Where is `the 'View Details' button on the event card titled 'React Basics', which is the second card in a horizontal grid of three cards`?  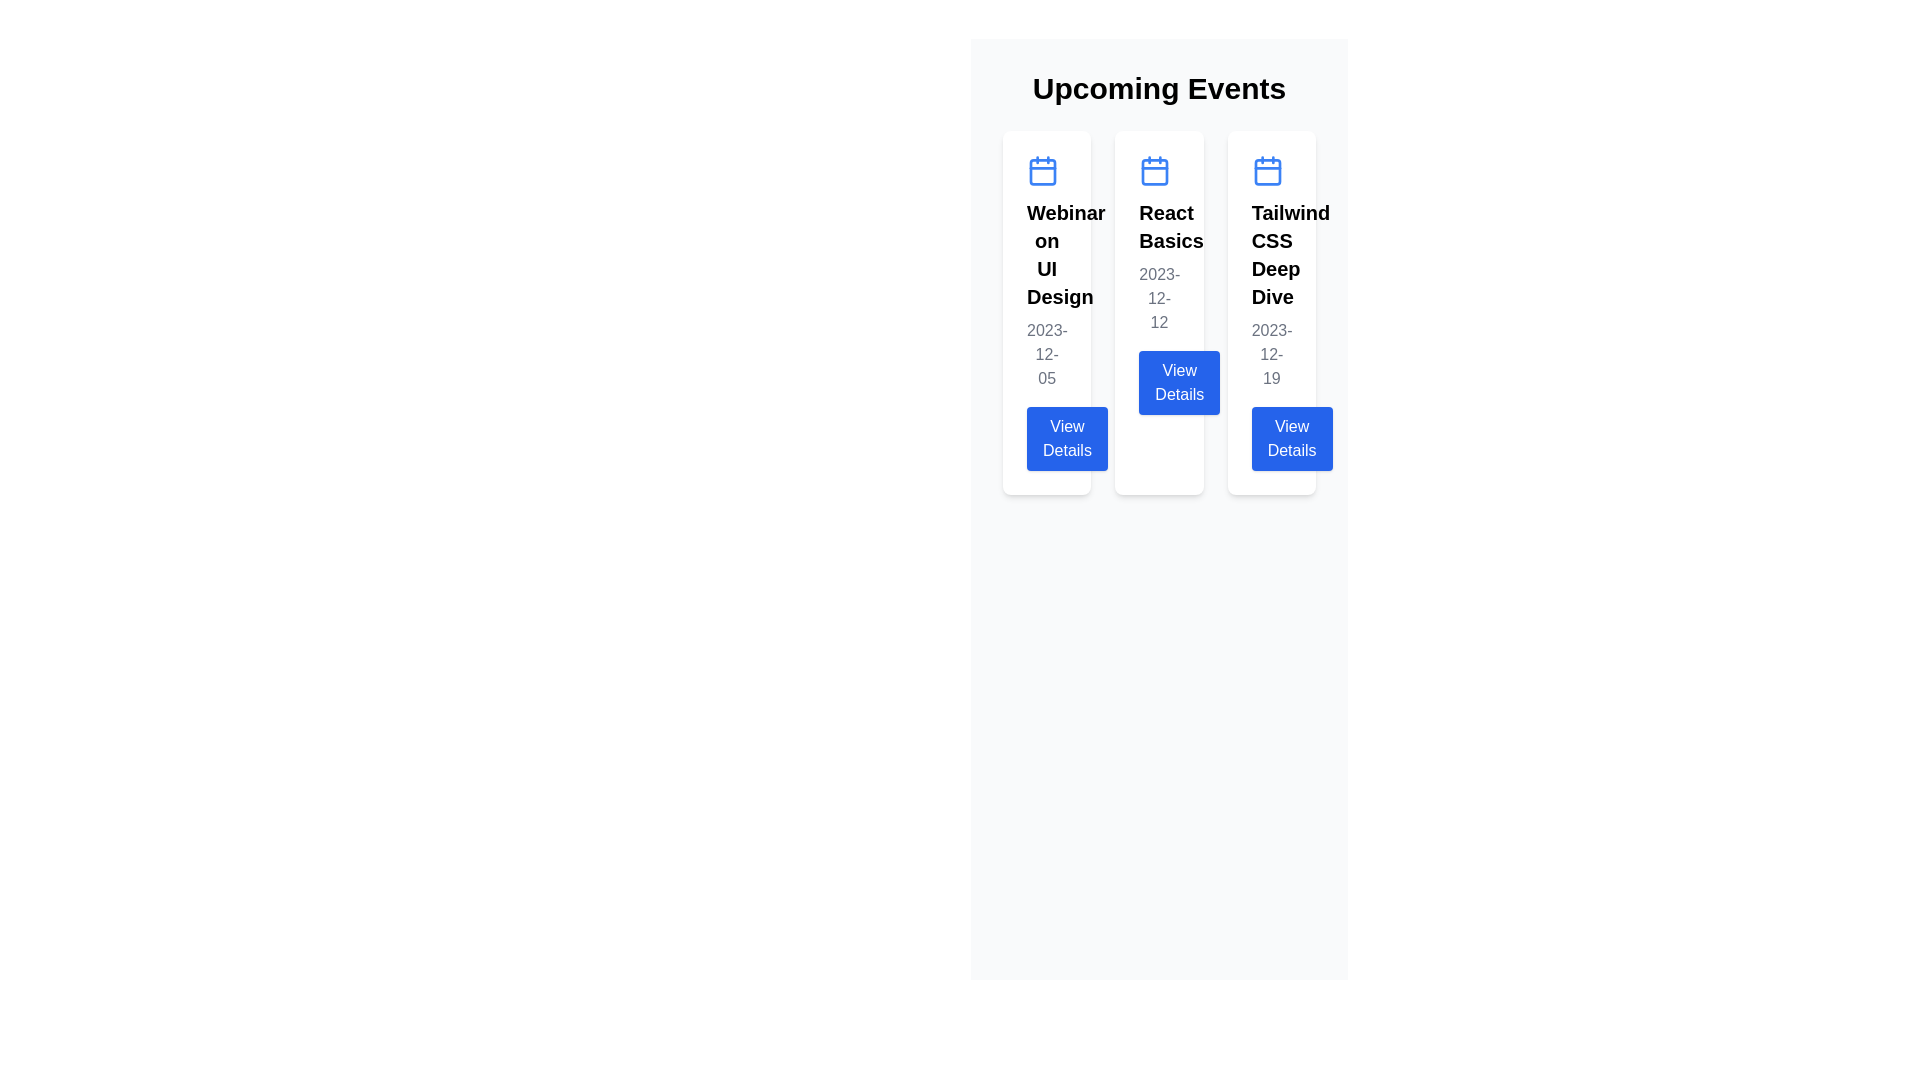
the 'View Details' button on the event card titled 'React Basics', which is the second card in a horizontal grid of three cards is located at coordinates (1159, 312).